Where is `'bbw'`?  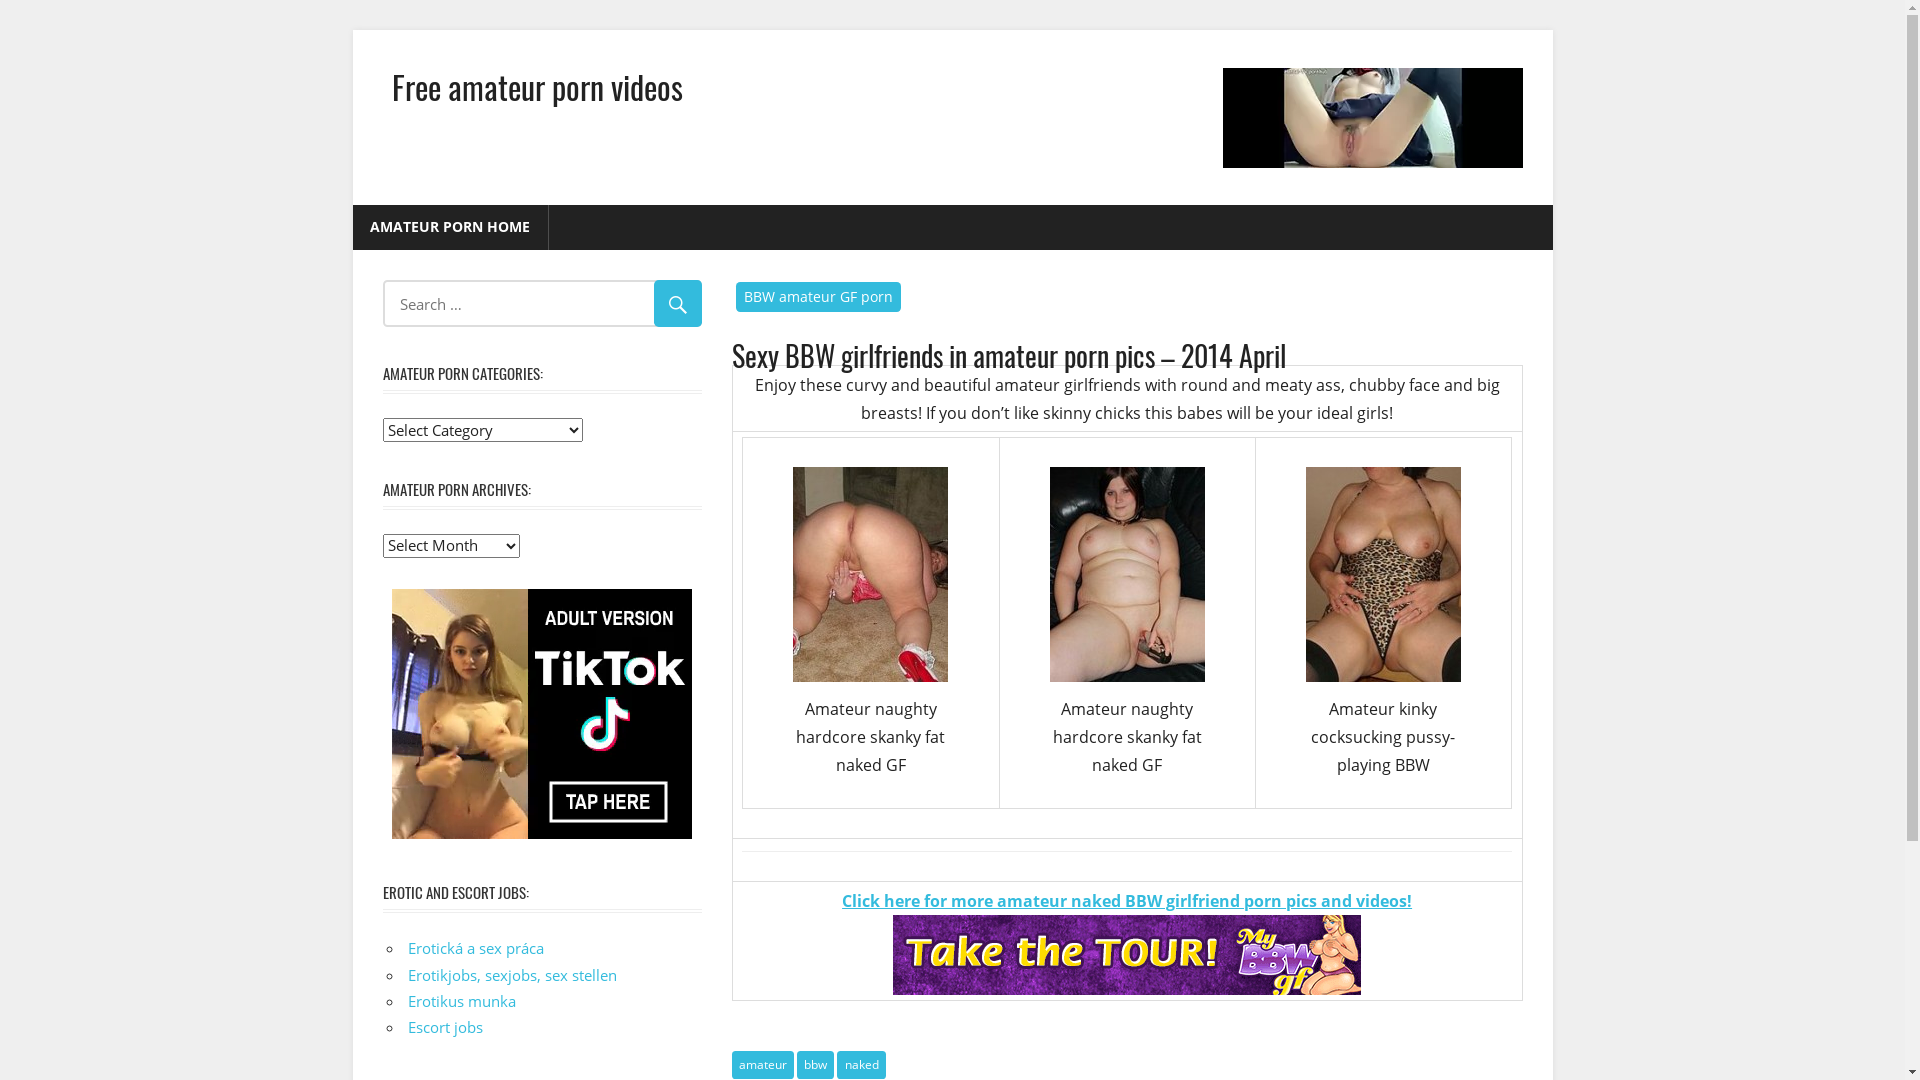
'bbw' is located at coordinates (815, 1063).